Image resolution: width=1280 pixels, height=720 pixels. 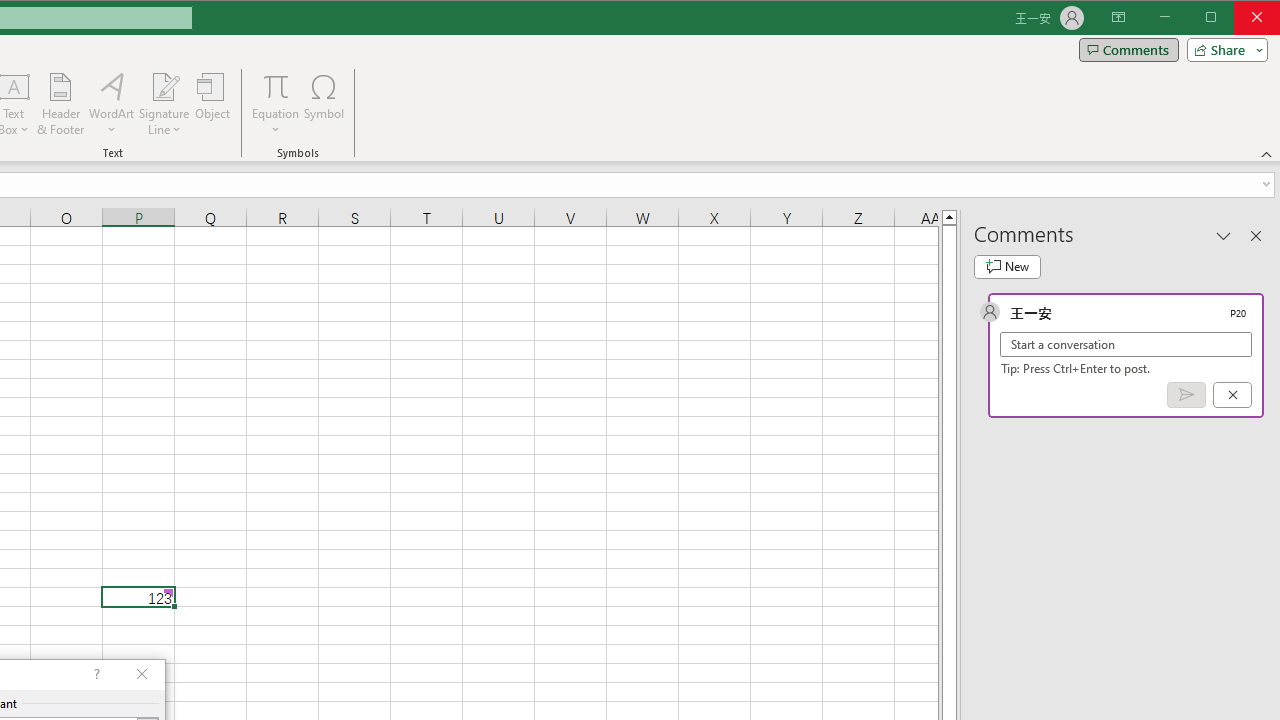 What do you see at coordinates (1126, 343) in the screenshot?
I see `'Start a conversation'` at bounding box center [1126, 343].